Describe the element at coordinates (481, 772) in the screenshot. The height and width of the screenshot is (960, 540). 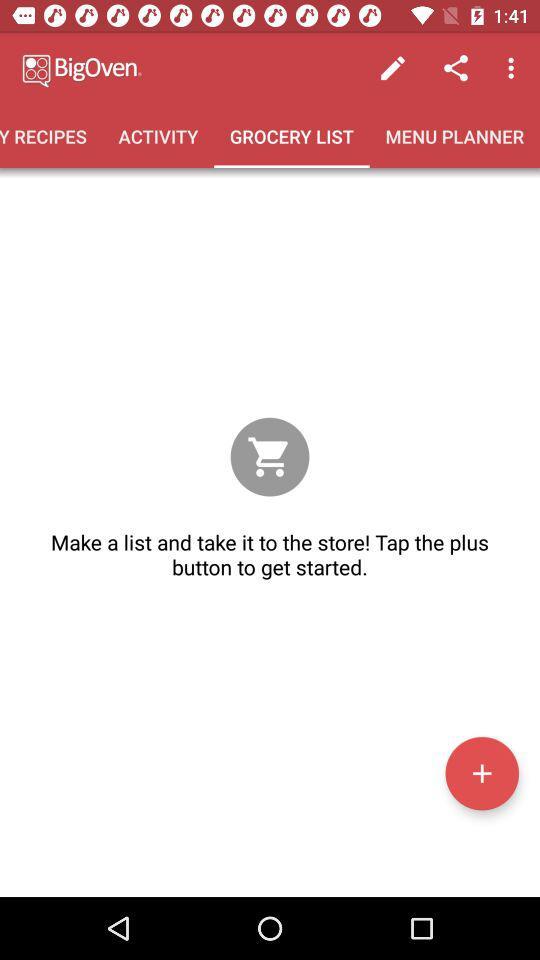
I see `a list` at that location.